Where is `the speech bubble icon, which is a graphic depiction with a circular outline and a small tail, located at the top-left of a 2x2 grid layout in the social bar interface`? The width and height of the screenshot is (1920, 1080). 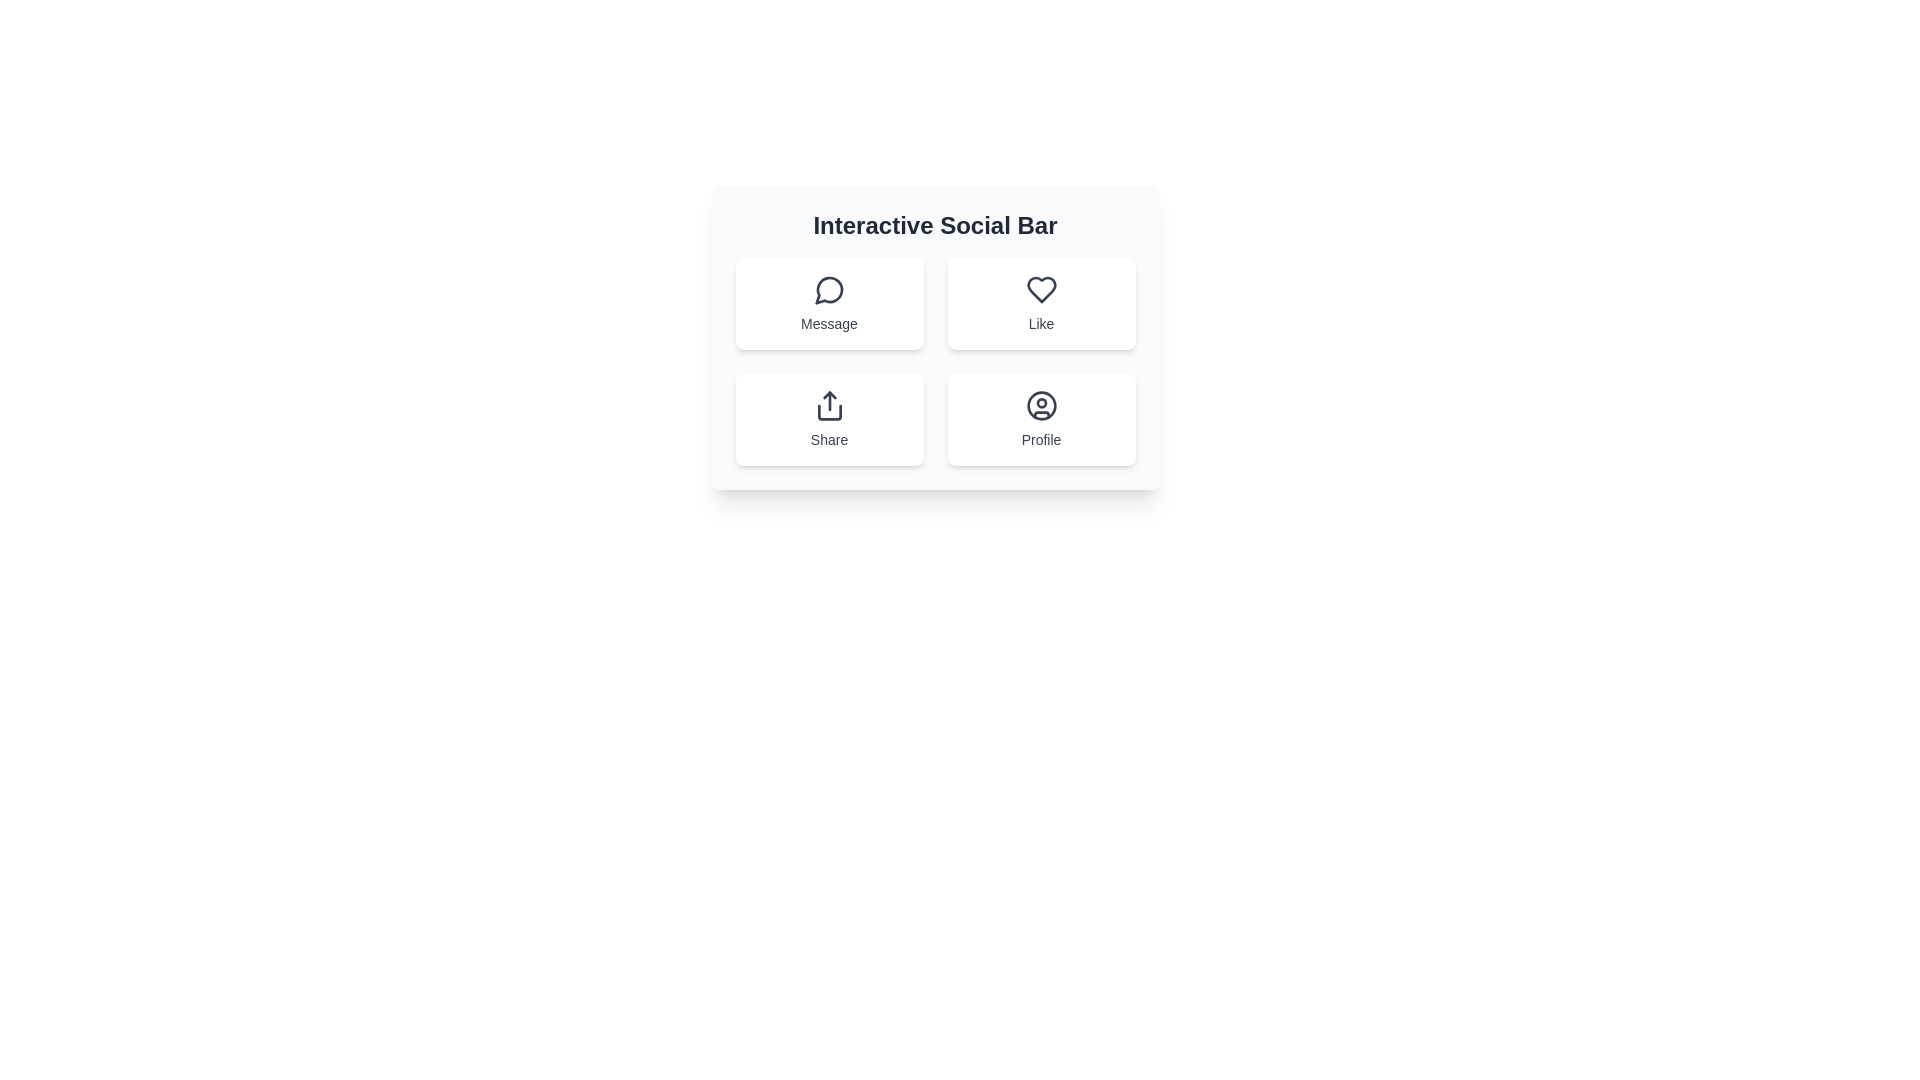 the speech bubble icon, which is a graphic depiction with a circular outline and a small tail, located at the top-left of a 2x2 grid layout in the social bar interface is located at coordinates (828, 290).